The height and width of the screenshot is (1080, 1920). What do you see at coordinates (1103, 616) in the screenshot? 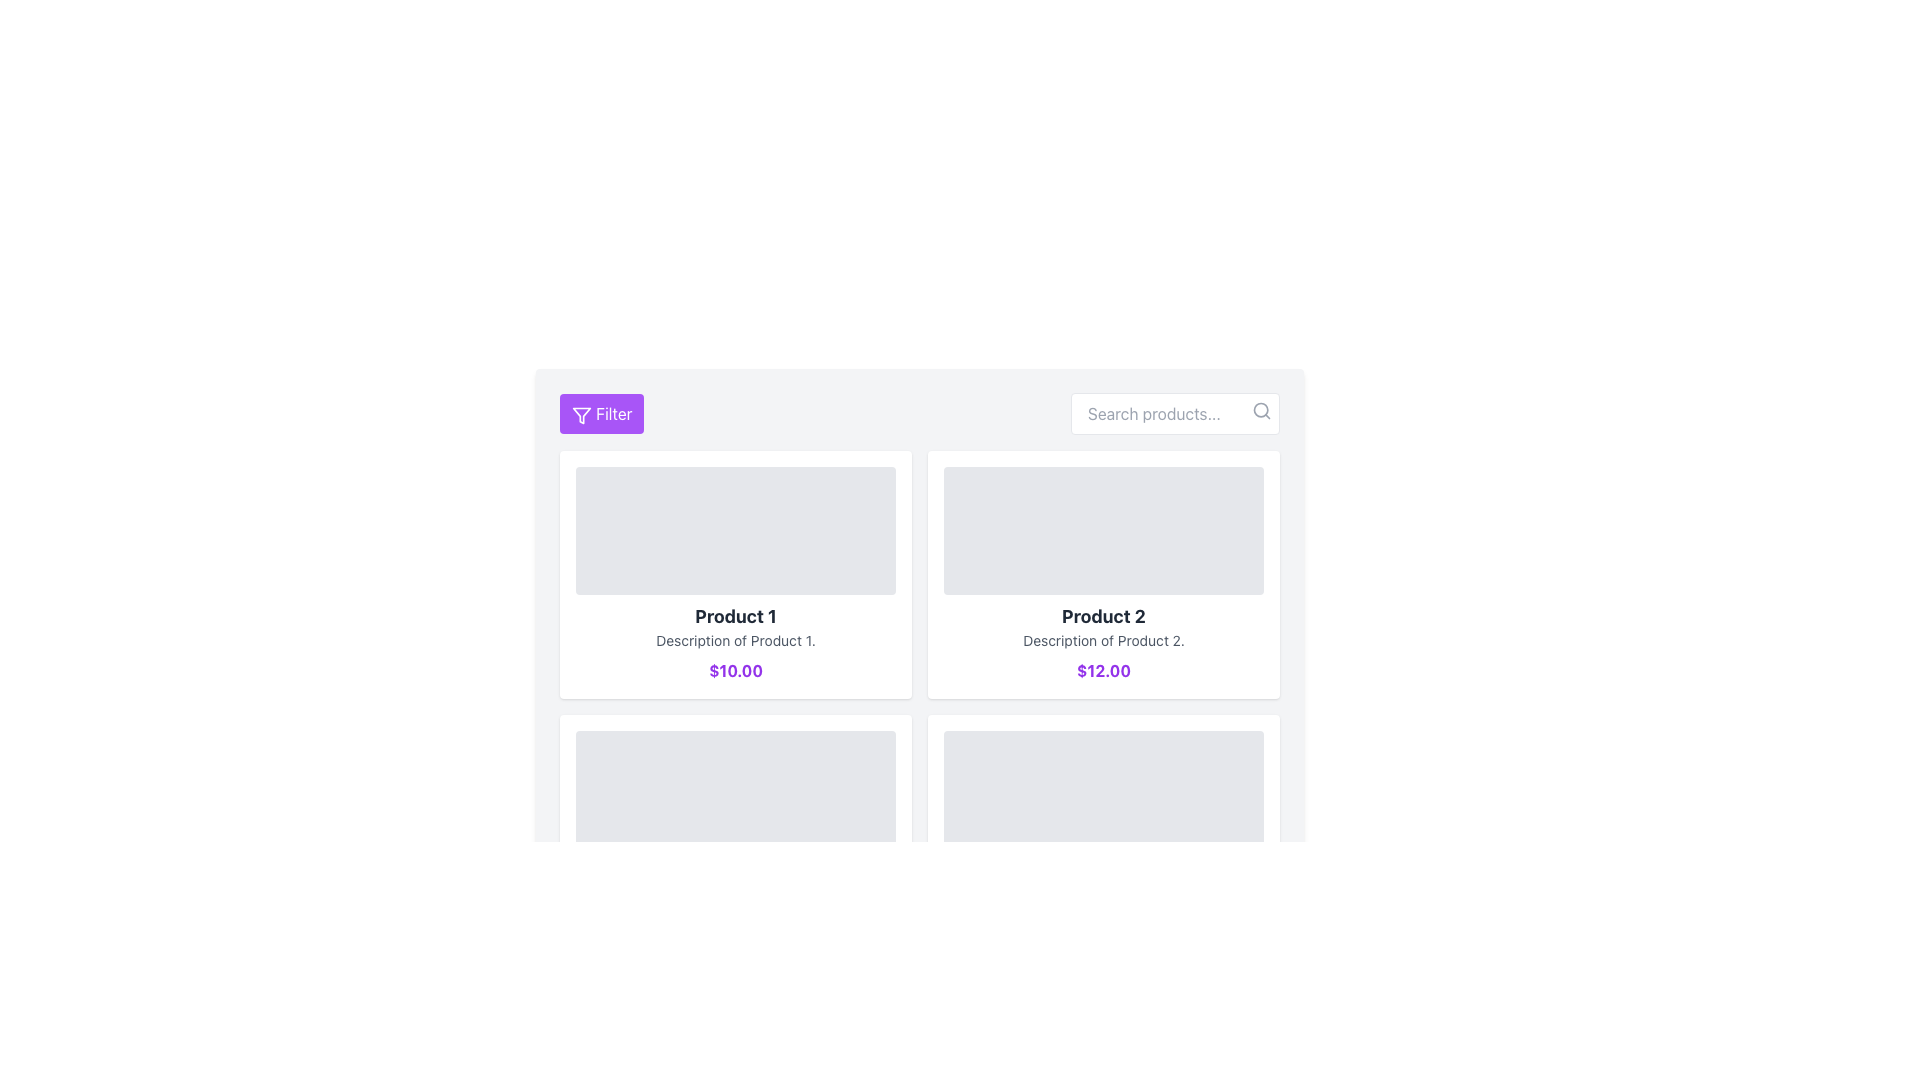
I see `text of the bold title label in the second product card, which is positioned below the placeholder image and above the description text` at bounding box center [1103, 616].